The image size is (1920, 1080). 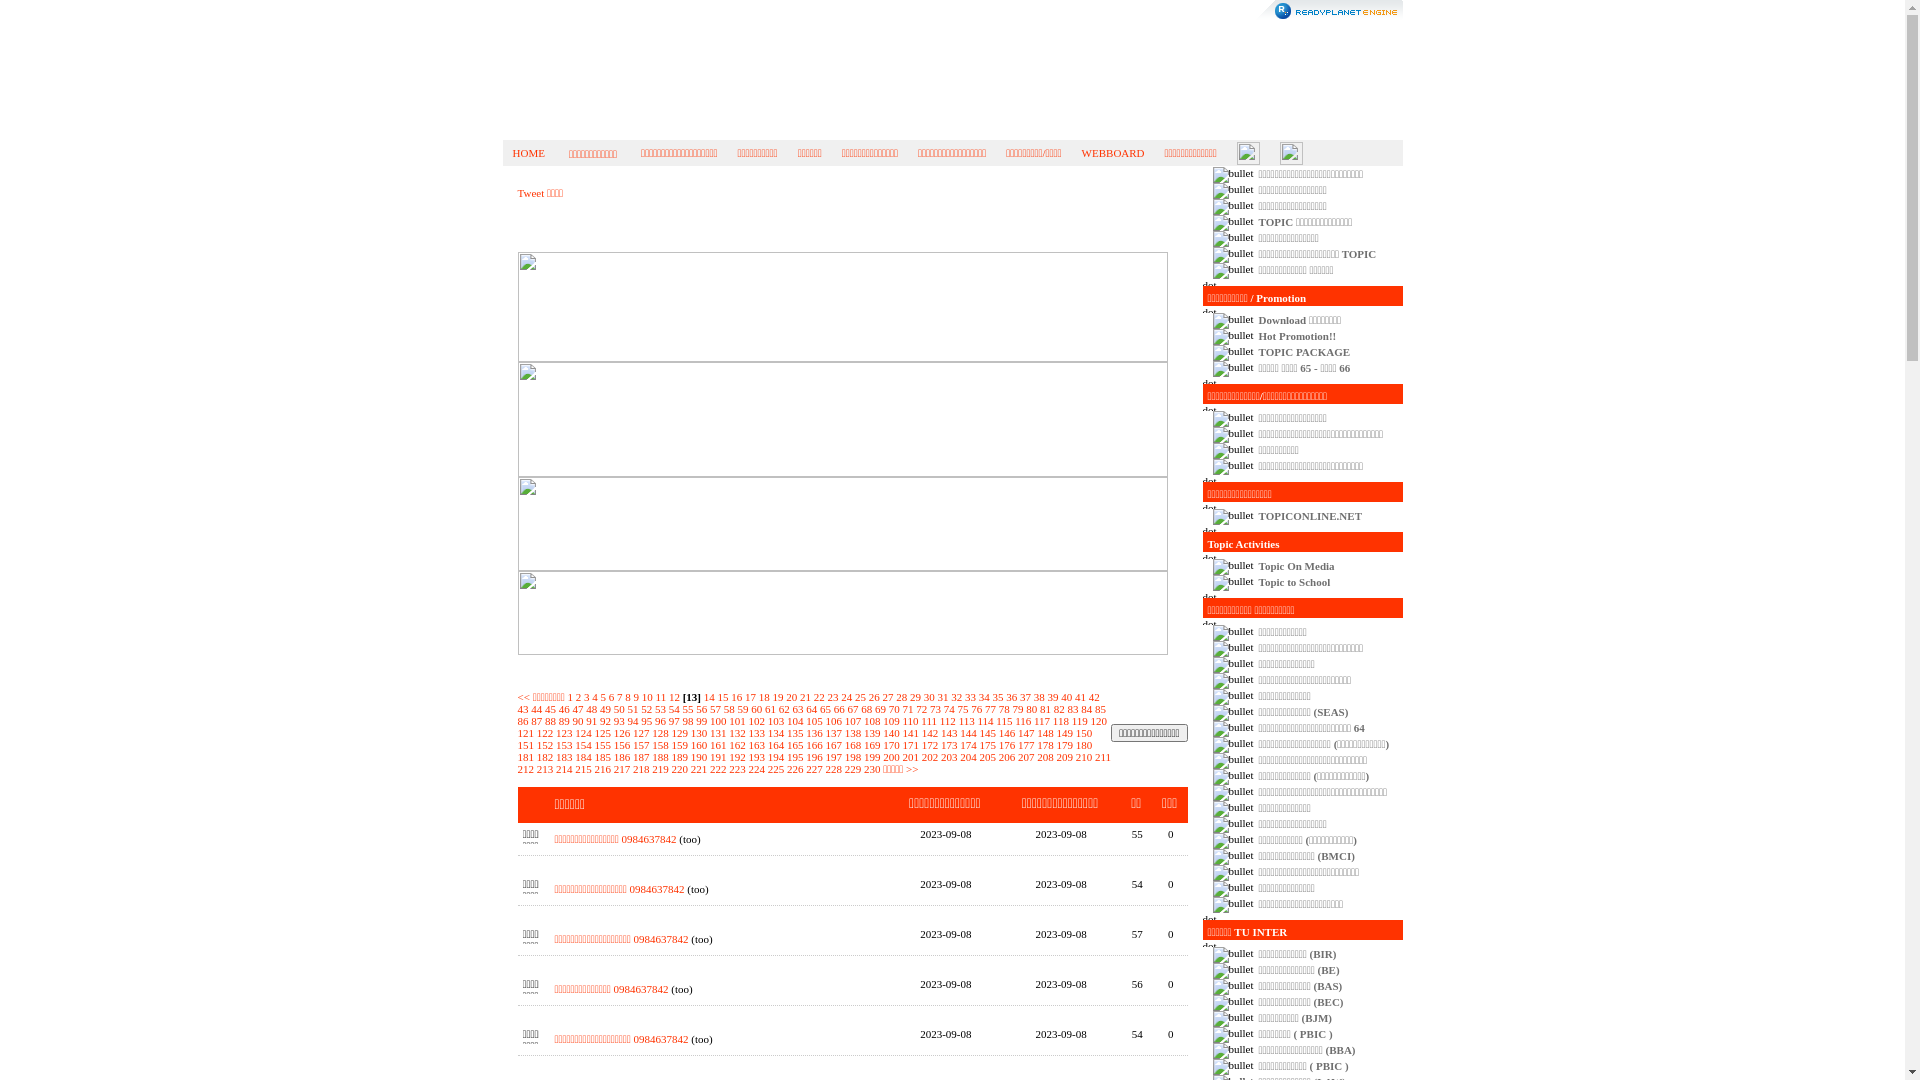 What do you see at coordinates (563, 708) in the screenshot?
I see `'46'` at bounding box center [563, 708].